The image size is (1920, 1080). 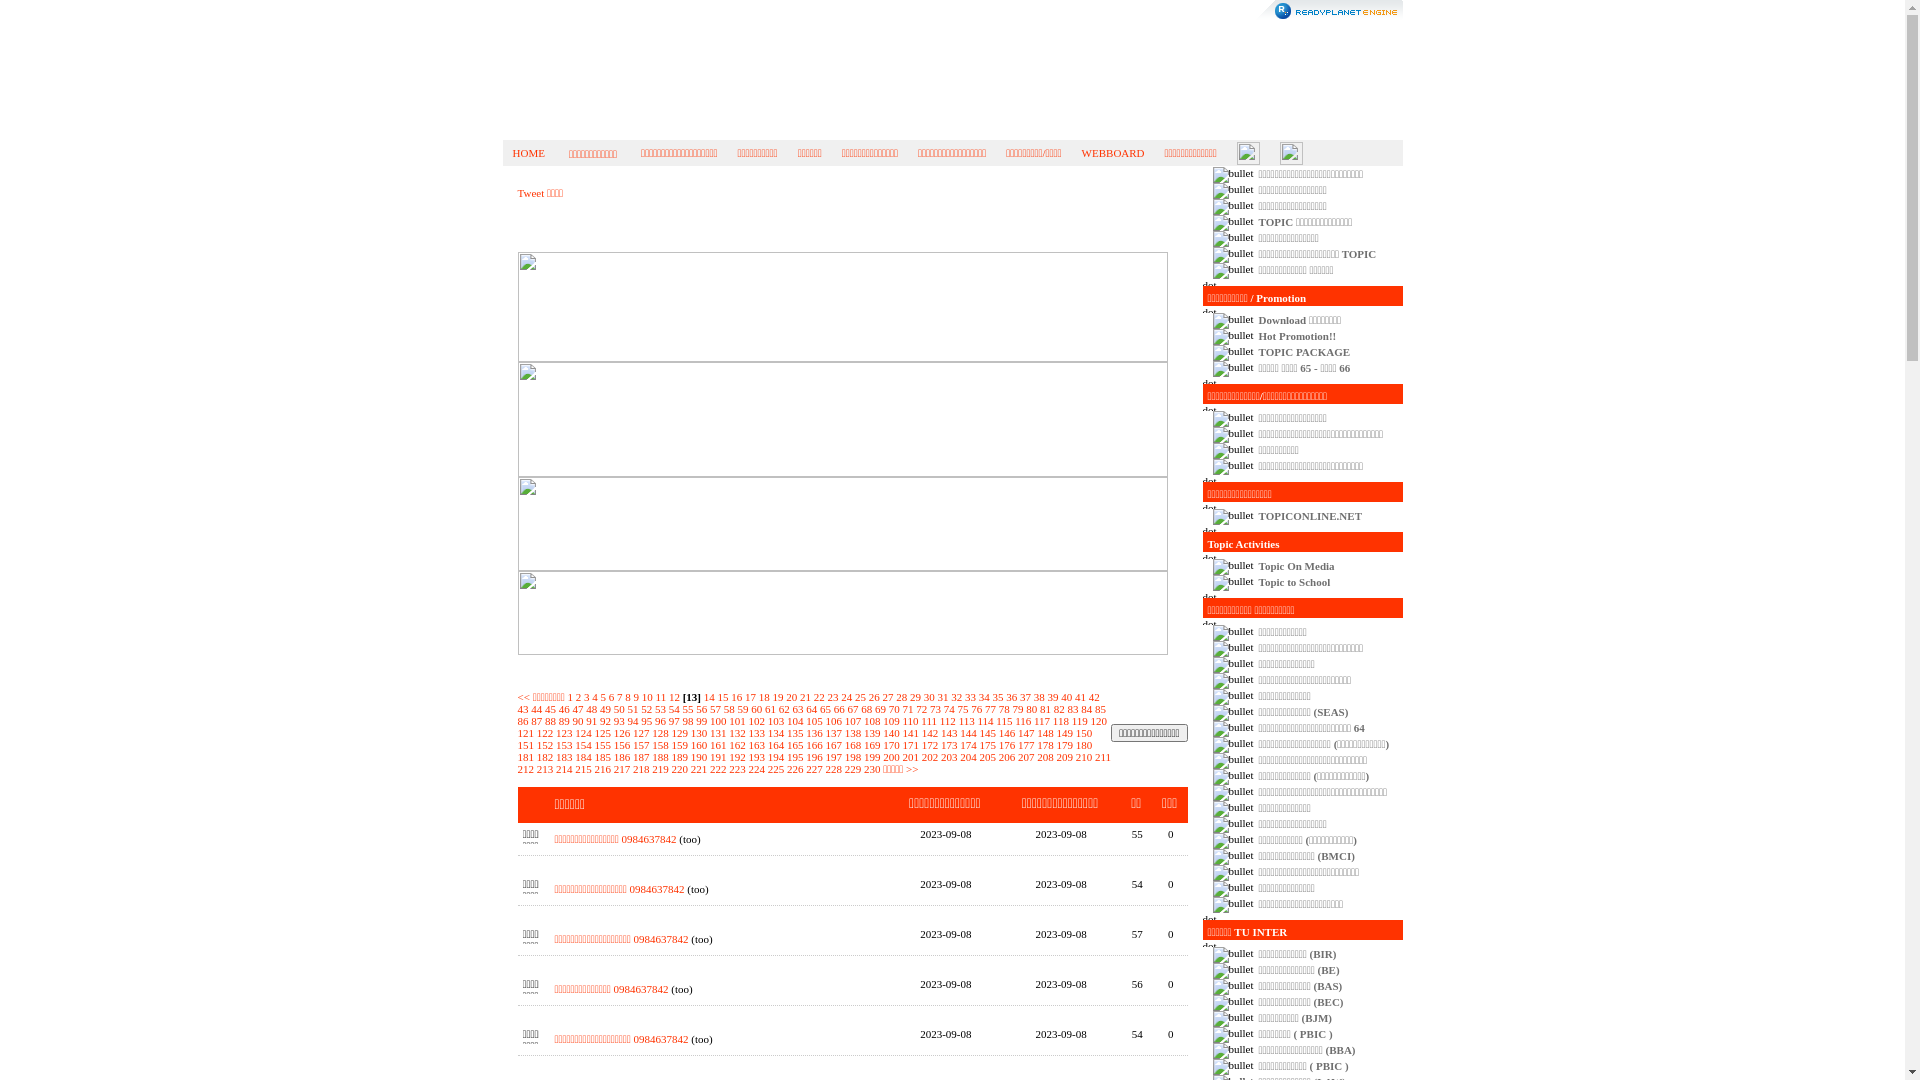 What do you see at coordinates (563, 708) in the screenshot?
I see `'46'` at bounding box center [563, 708].